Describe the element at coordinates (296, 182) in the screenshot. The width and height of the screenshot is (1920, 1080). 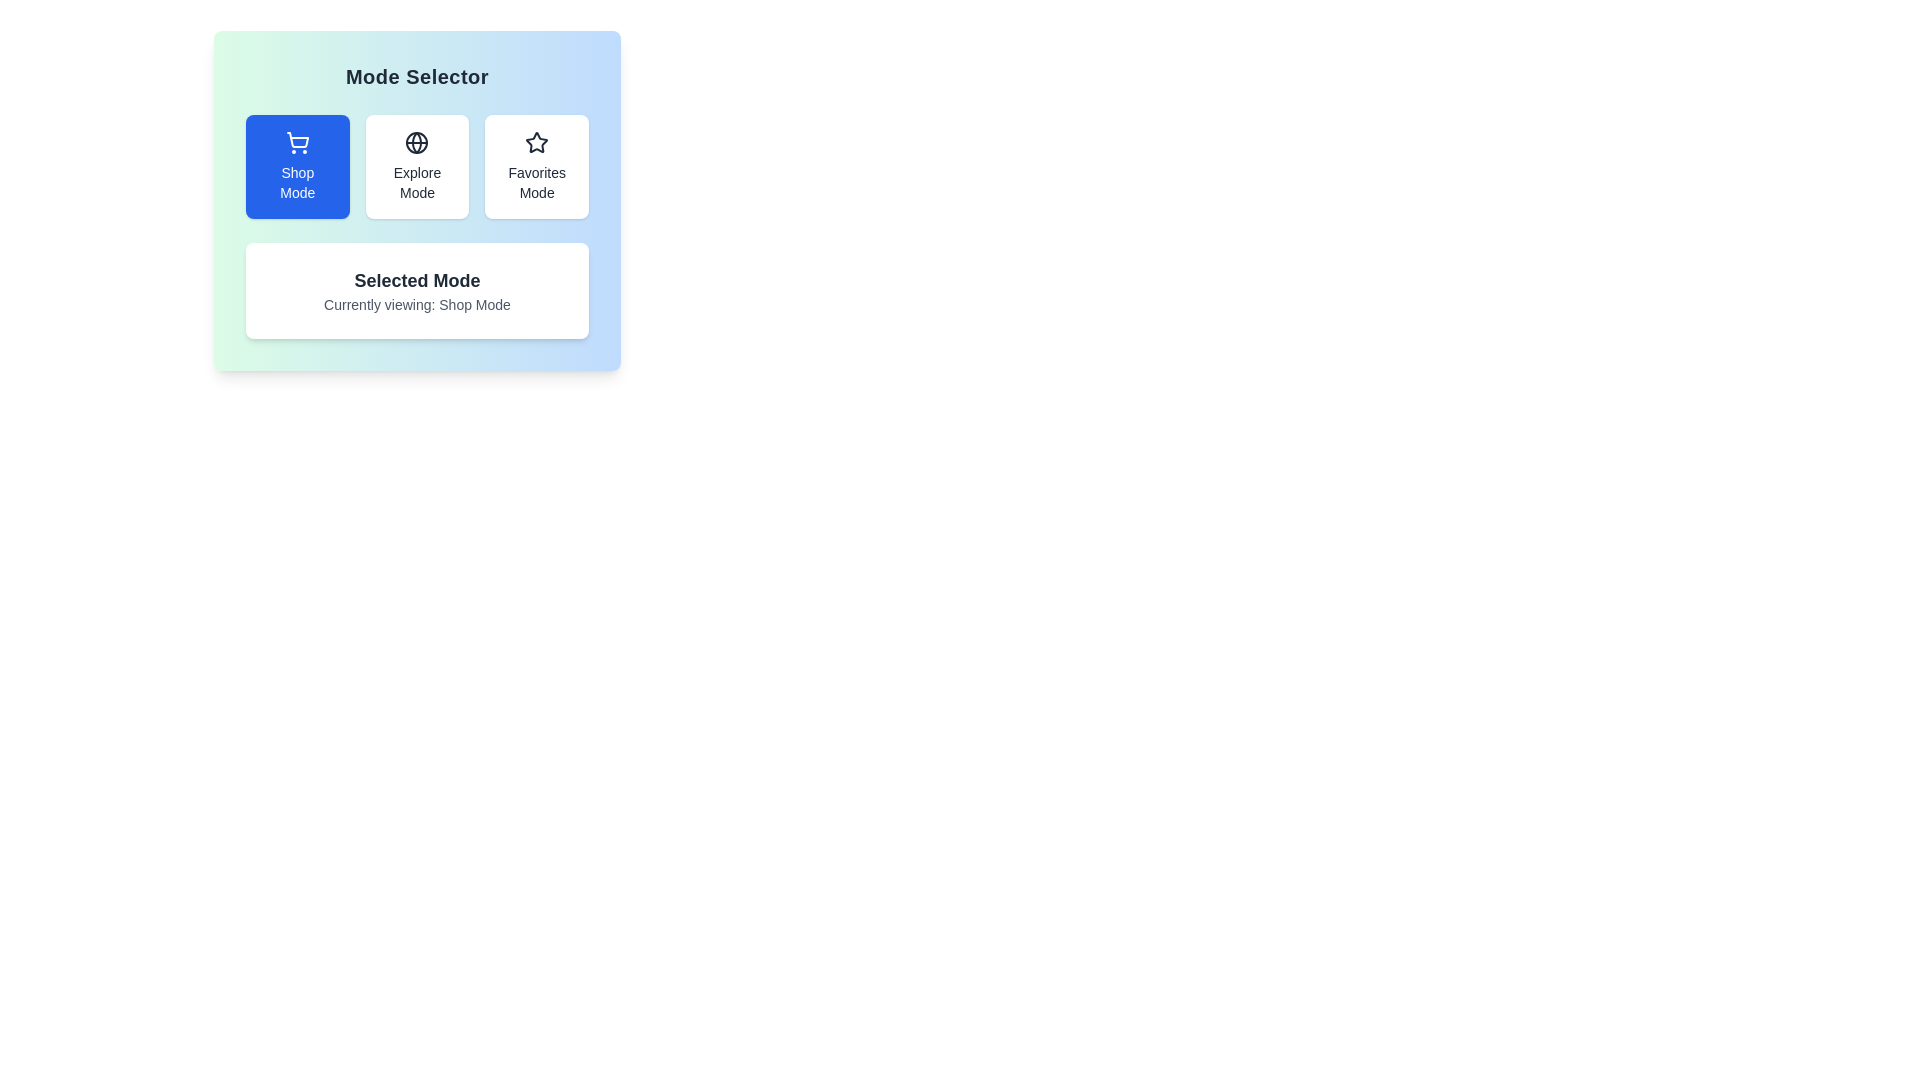
I see `the 'Shop Mode' text label, which is styled with white text on a blue background and is the first button in a group of three buttons` at that location.